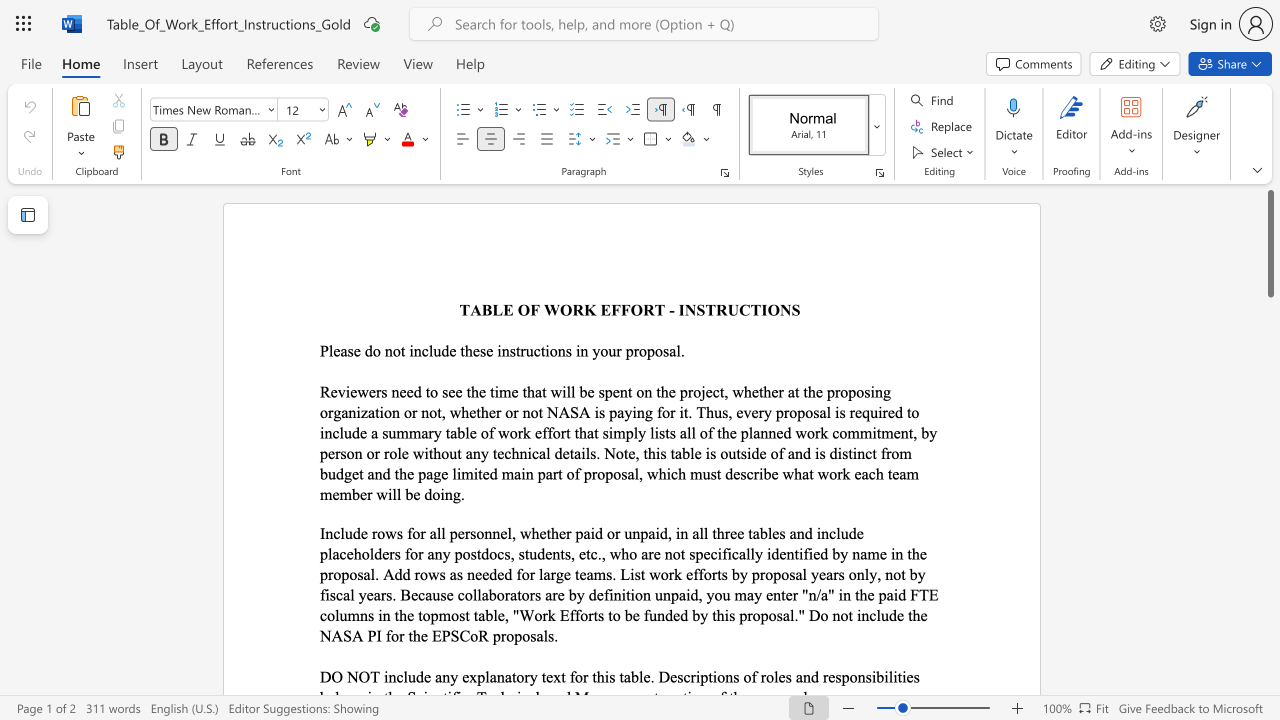 This screenshot has width=1280, height=720. What do you see at coordinates (1269, 630) in the screenshot?
I see `the page's right scrollbar for downward movement` at bounding box center [1269, 630].